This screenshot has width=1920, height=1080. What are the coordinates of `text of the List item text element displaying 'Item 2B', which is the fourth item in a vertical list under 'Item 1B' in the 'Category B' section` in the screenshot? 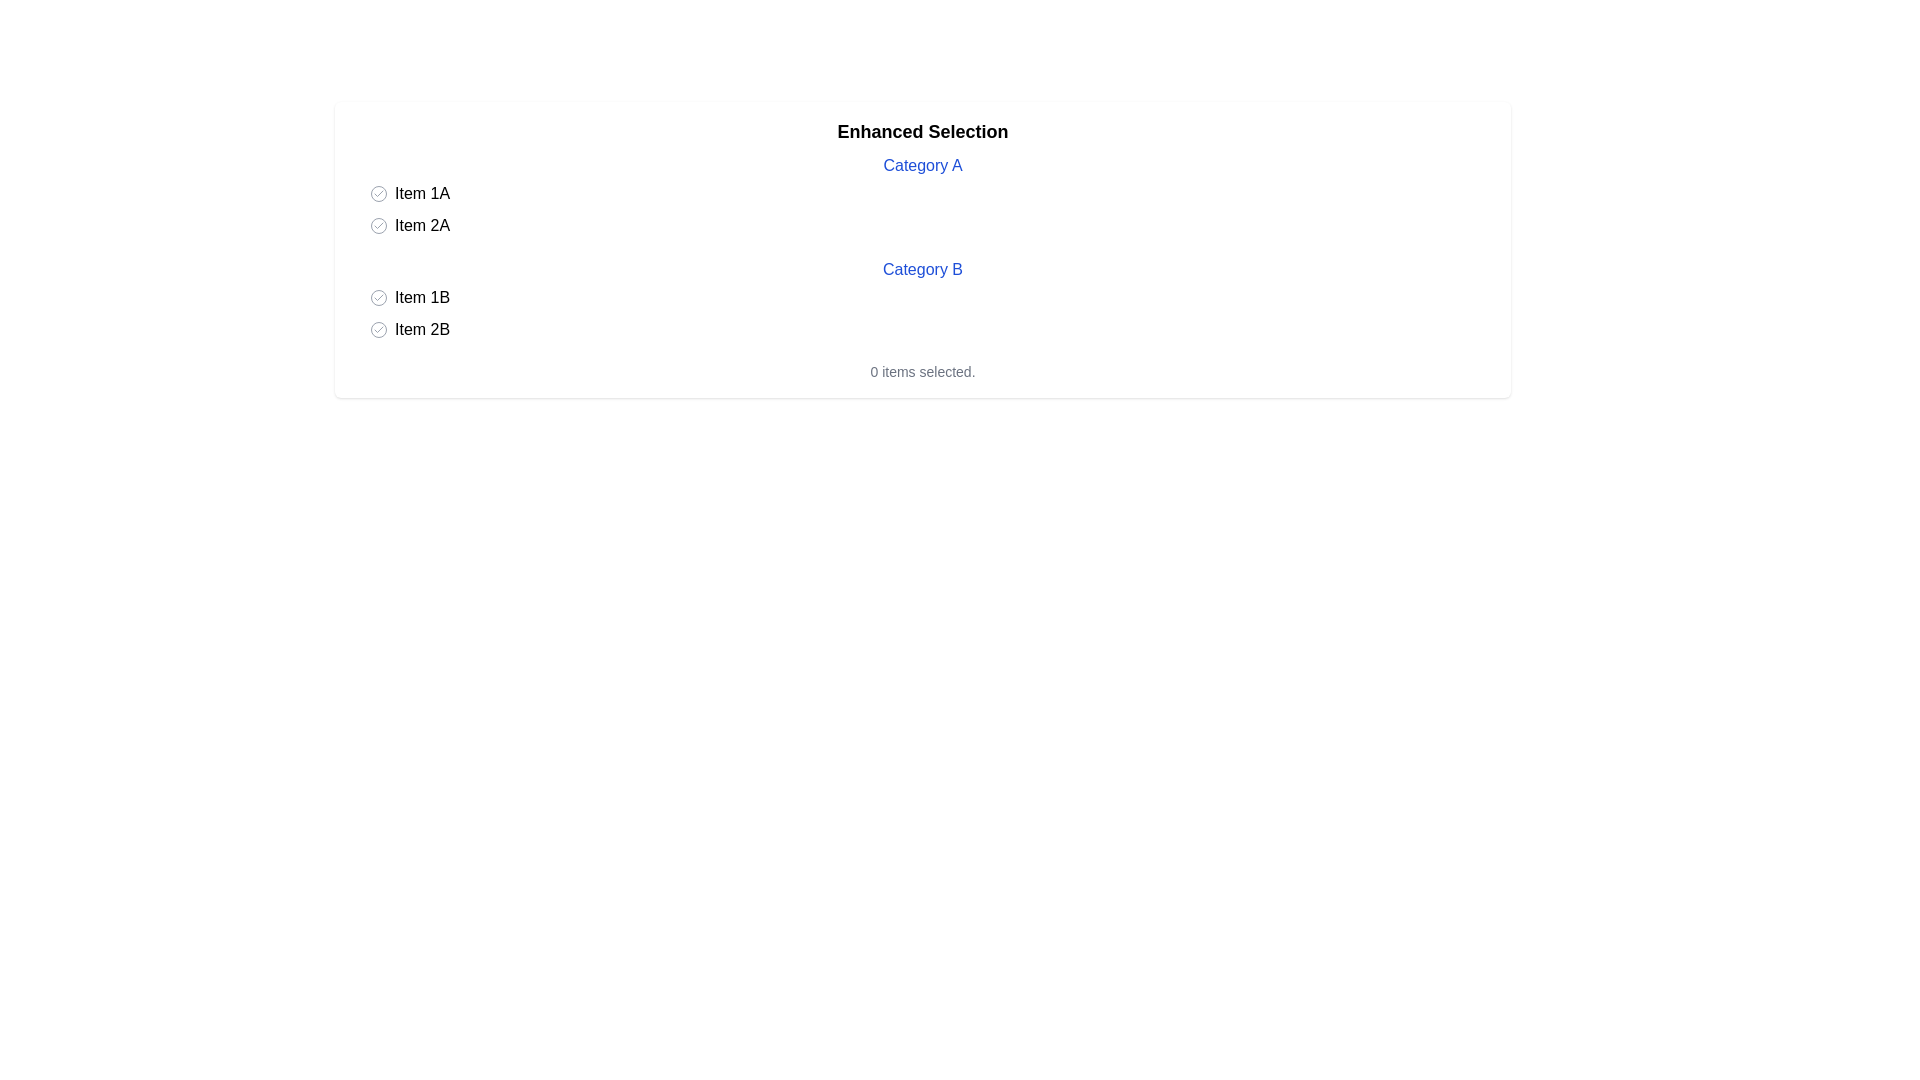 It's located at (421, 329).